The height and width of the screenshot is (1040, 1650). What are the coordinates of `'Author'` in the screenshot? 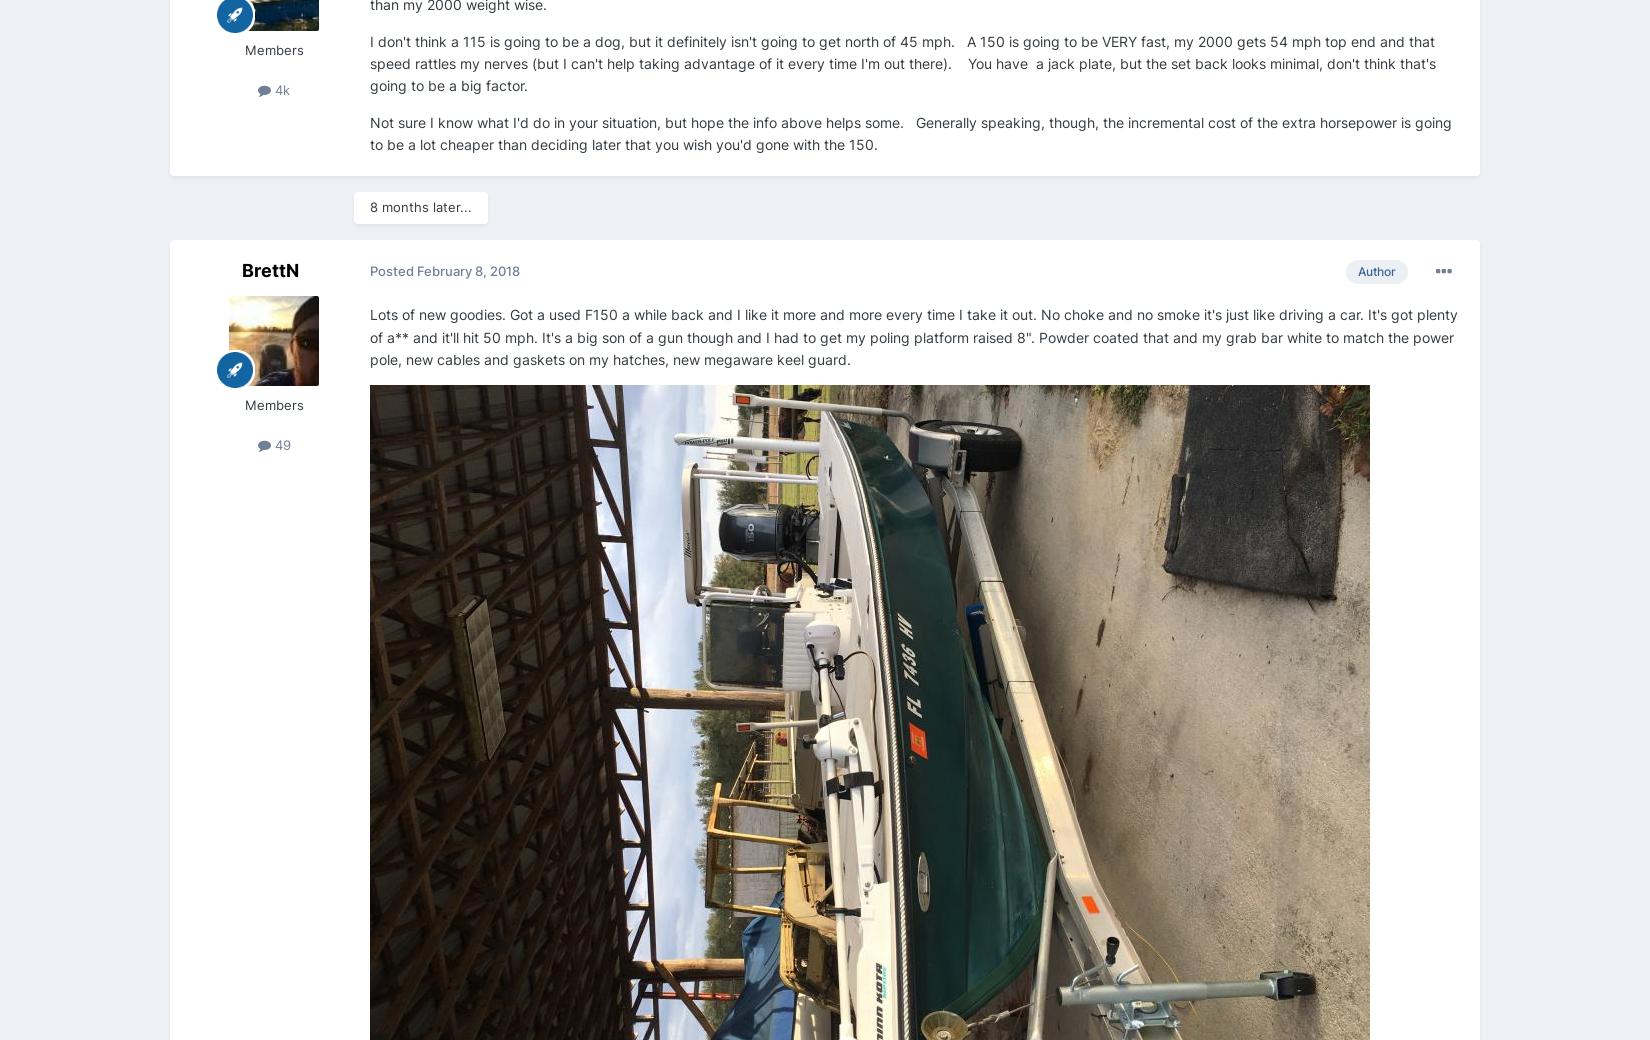 It's located at (1375, 270).